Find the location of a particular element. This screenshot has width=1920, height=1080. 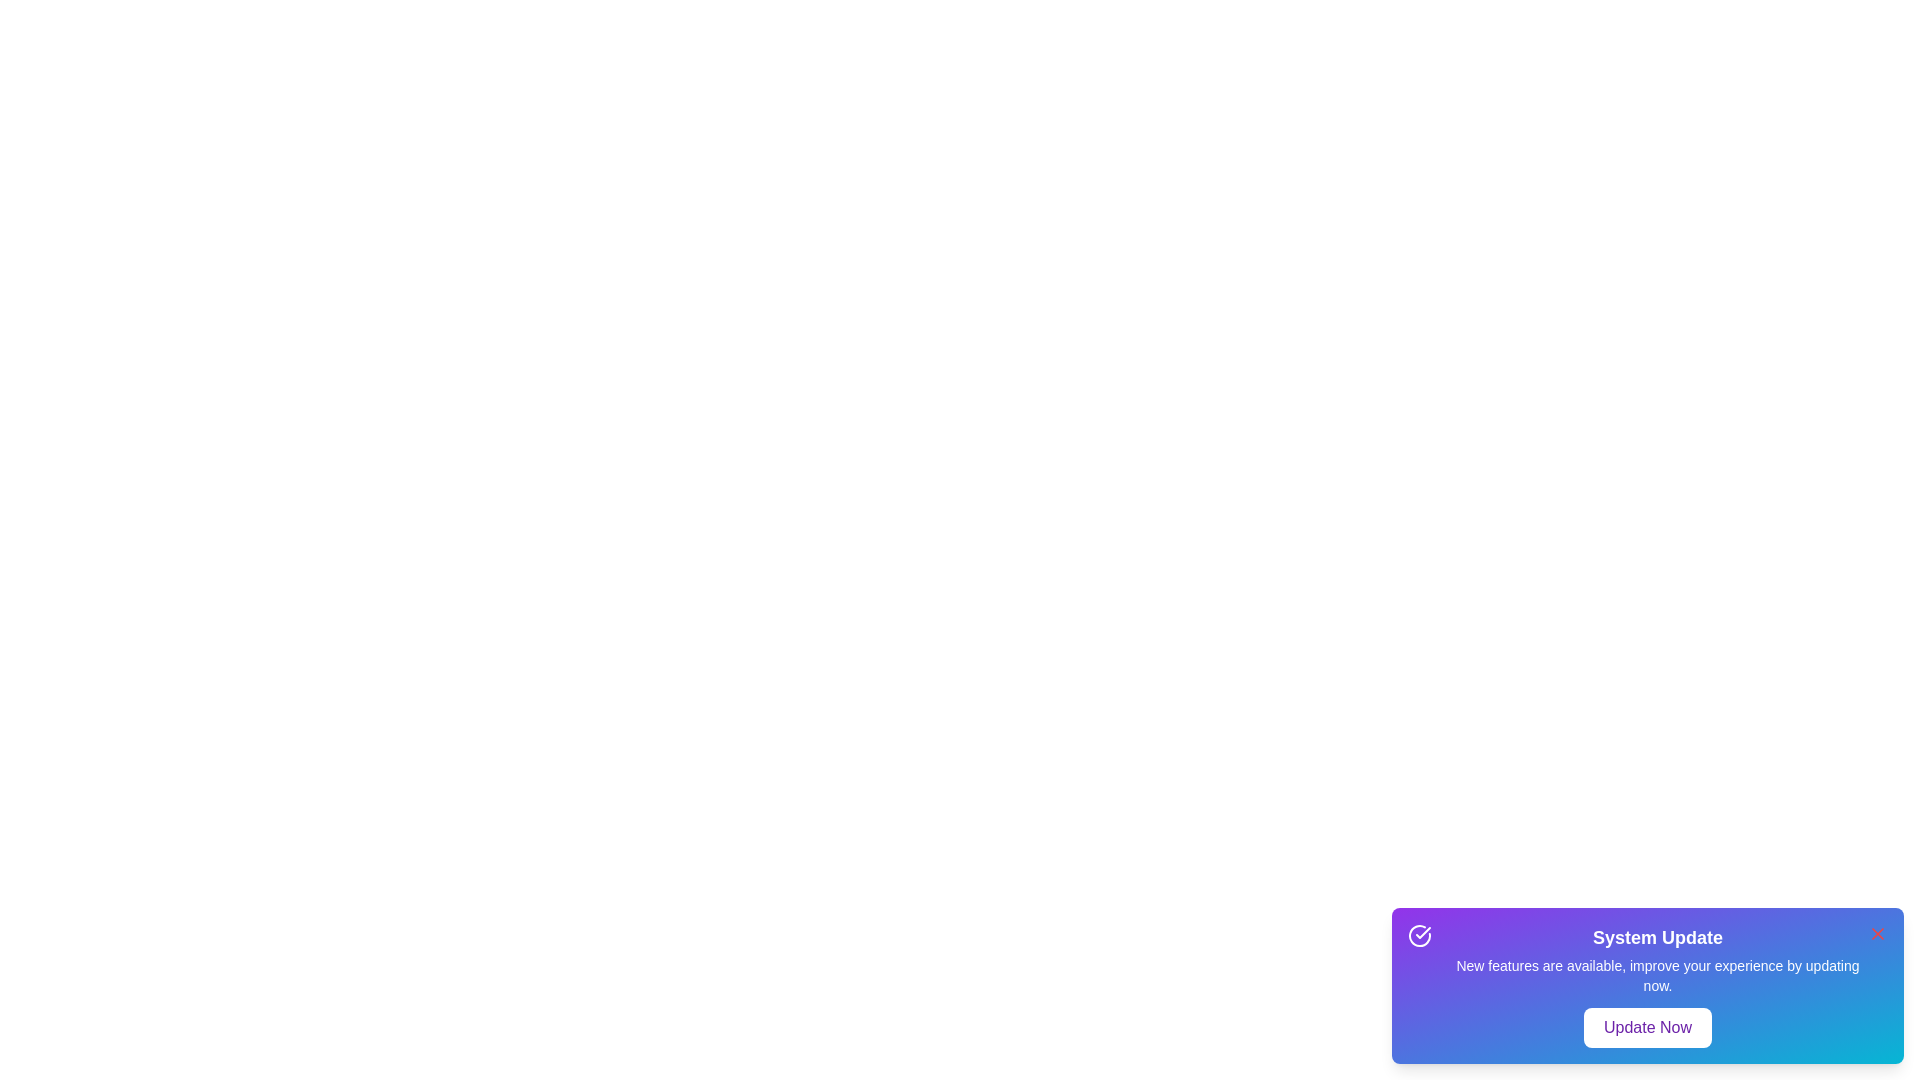

the close button to dismiss the notification is located at coordinates (1876, 933).